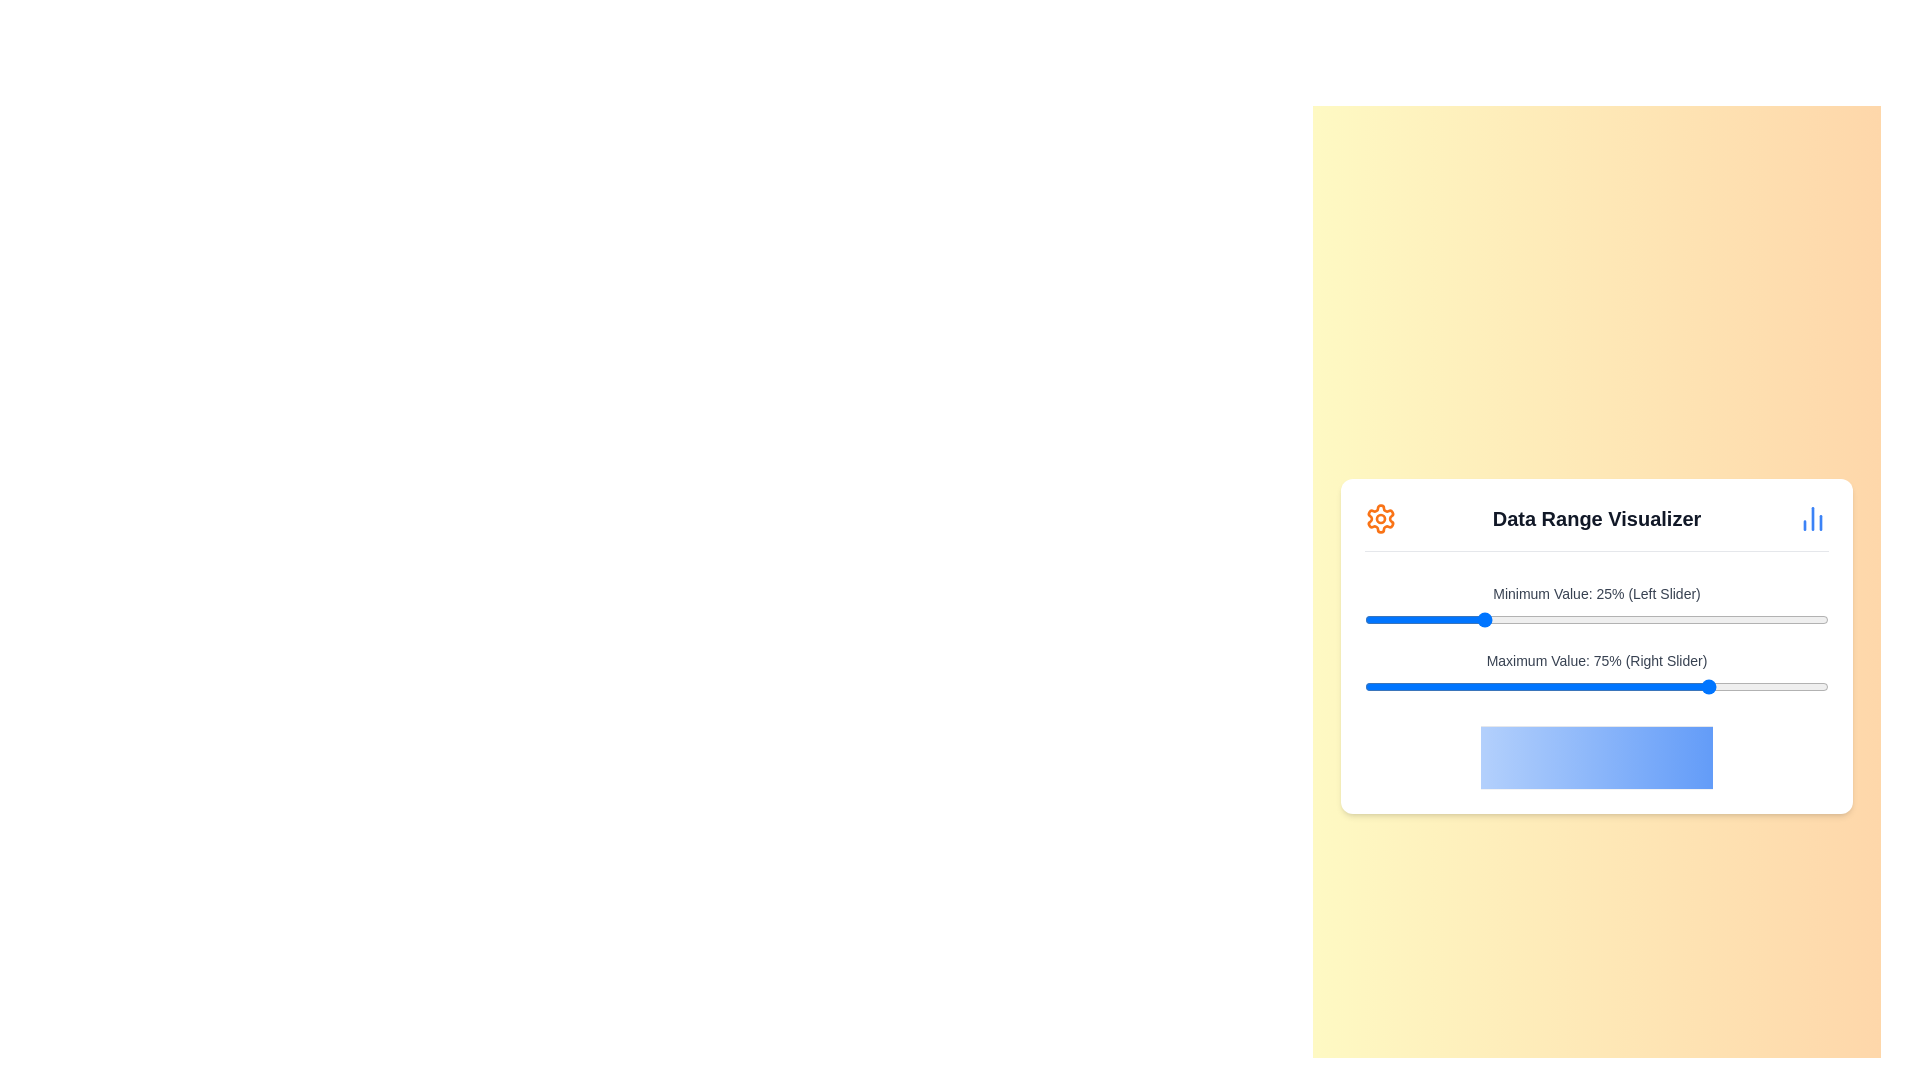  What do you see at coordinates (1813, 517) in the screenshot?
I see `the blue bar chart icon in the 'Data Range Visualizer' section` at bounding box center [1813, 517].